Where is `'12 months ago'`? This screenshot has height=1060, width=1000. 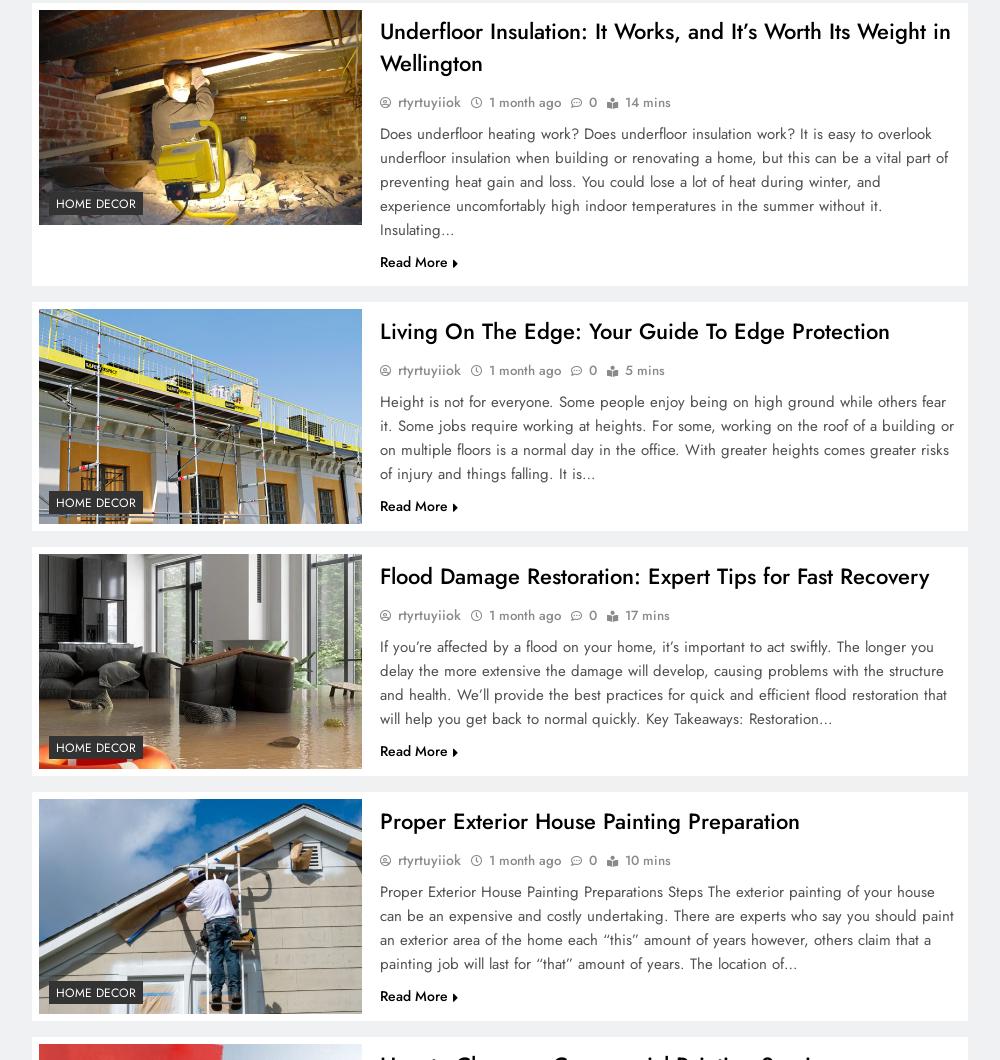
'12 months ago' is located at coordinates (239, 231).